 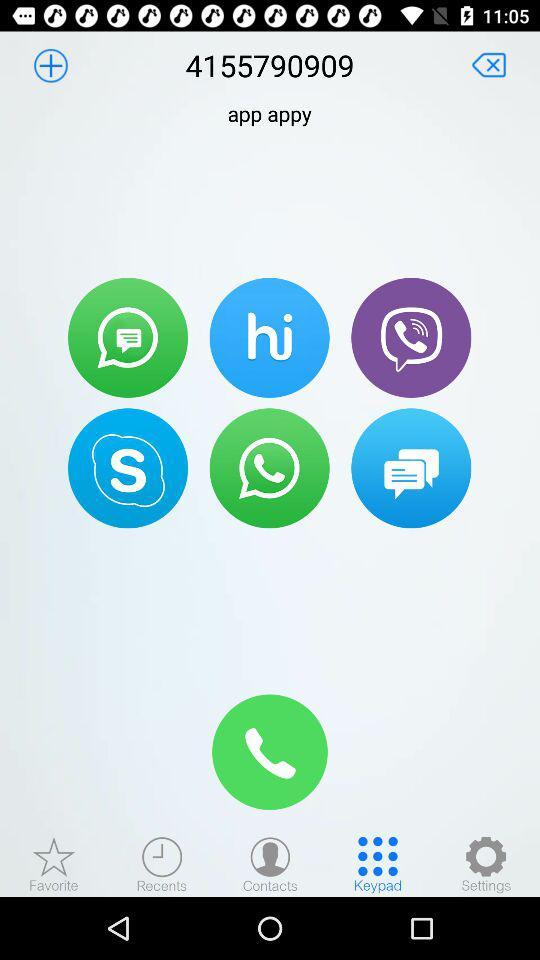 I want to click on make phone call, so click(x=270, y=751).